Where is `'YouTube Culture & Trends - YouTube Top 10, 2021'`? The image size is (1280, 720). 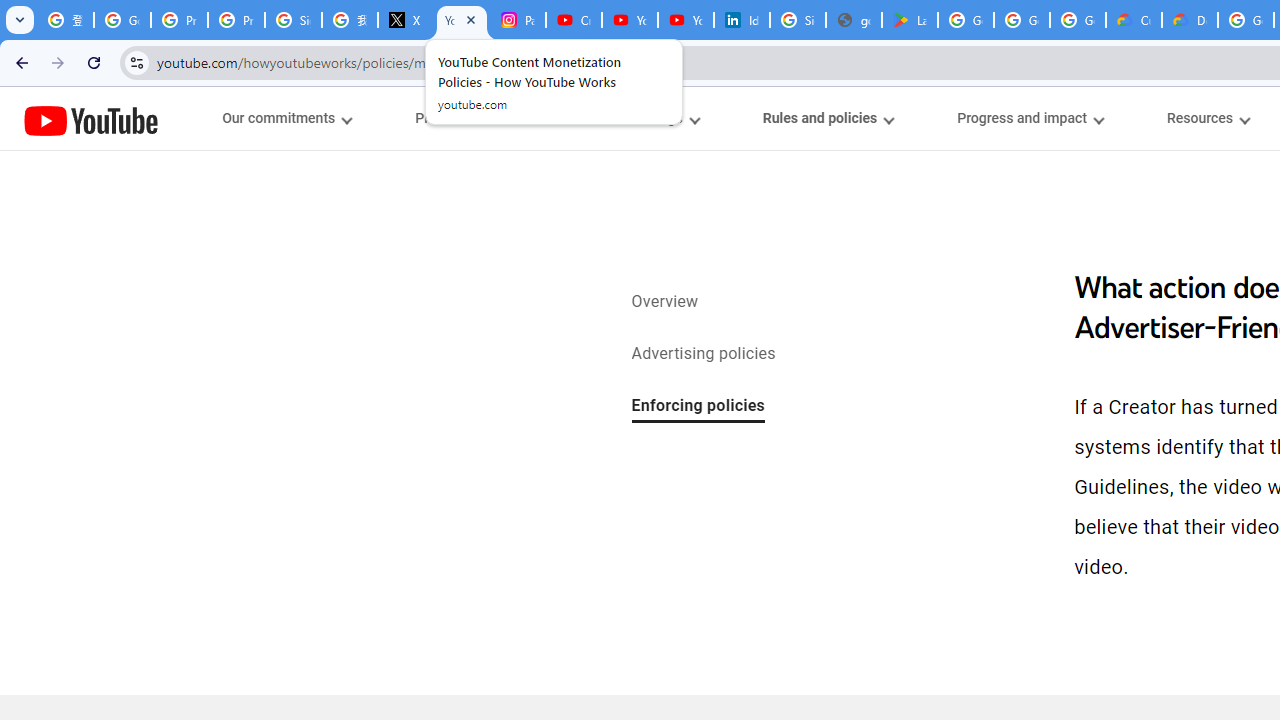 'YouTube Culture & Trends - YouTube Top 10, 2021' is located at coordinates (686, 20).